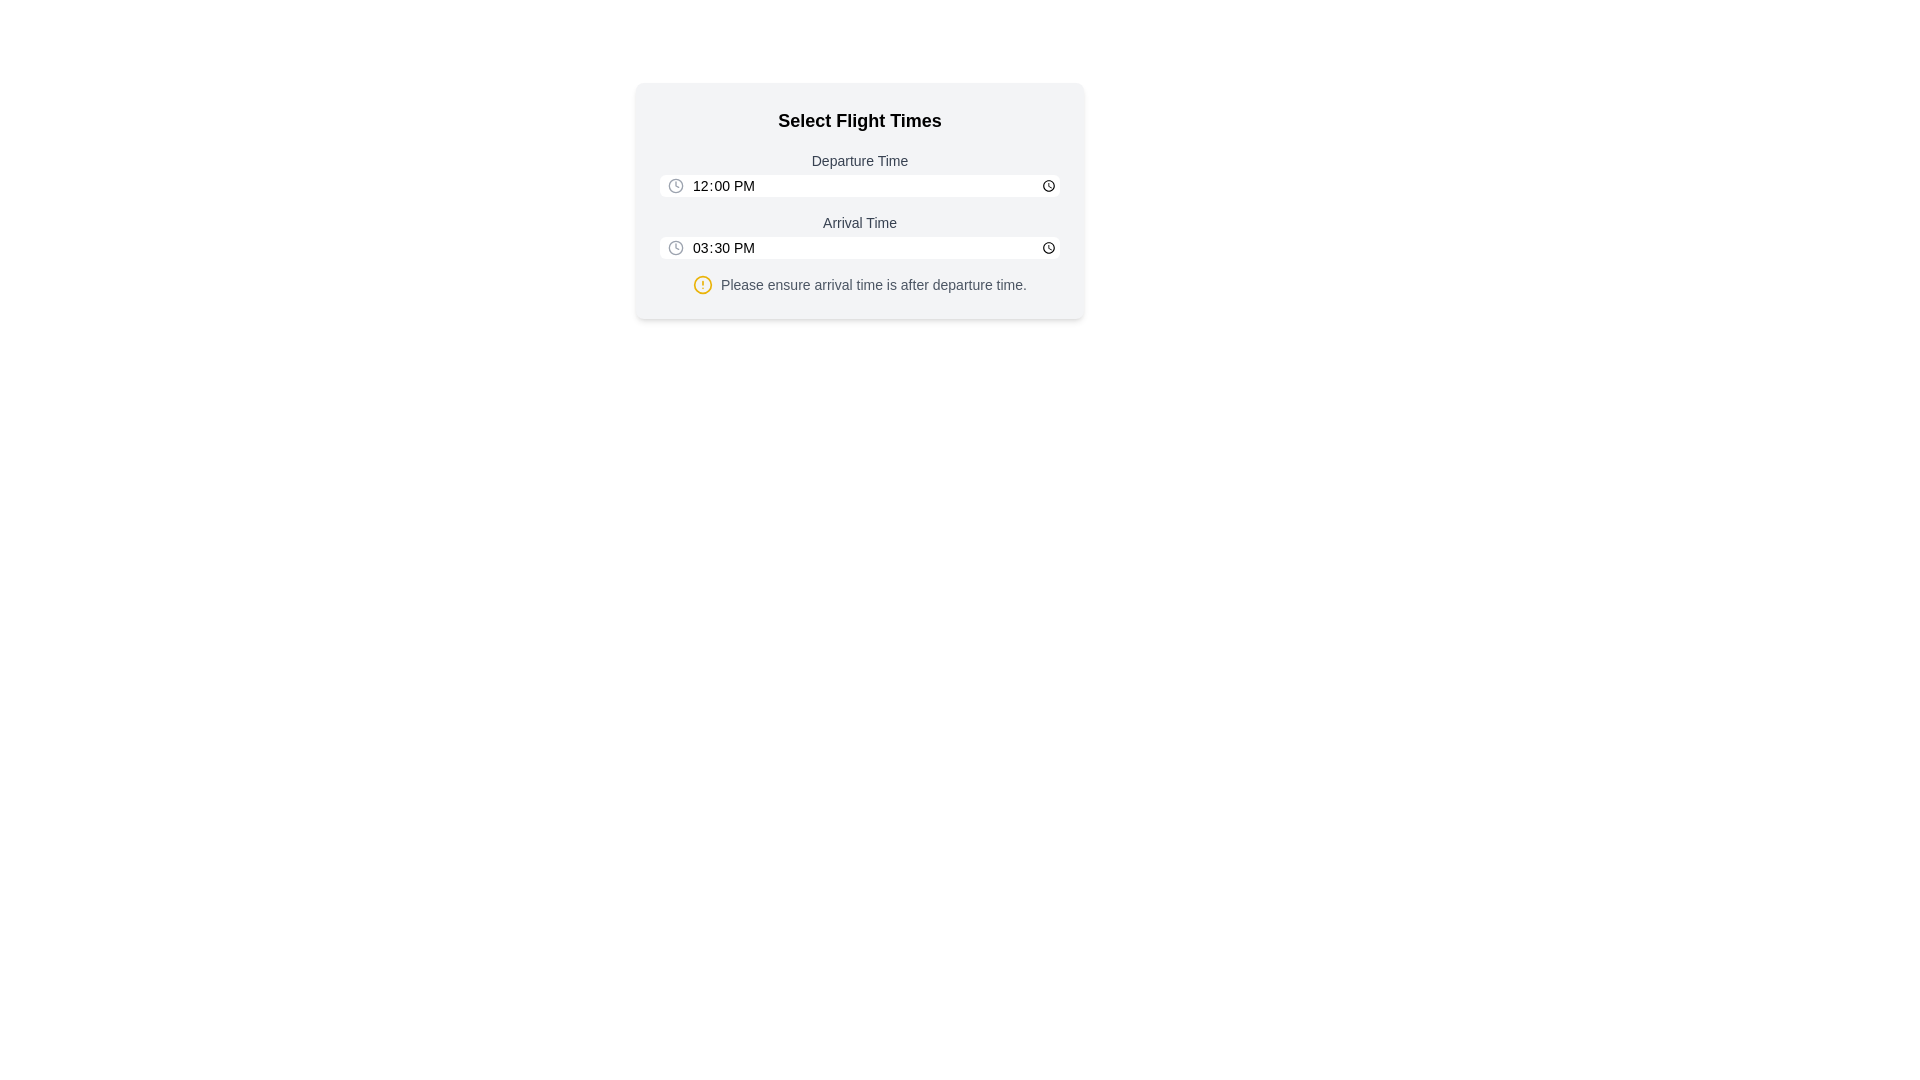  I want to click on the circular outline icon representing a clock within the SVG graphic, which is positioned to the left of the 'Arrival Time' label in the modal, so click(676, 185).